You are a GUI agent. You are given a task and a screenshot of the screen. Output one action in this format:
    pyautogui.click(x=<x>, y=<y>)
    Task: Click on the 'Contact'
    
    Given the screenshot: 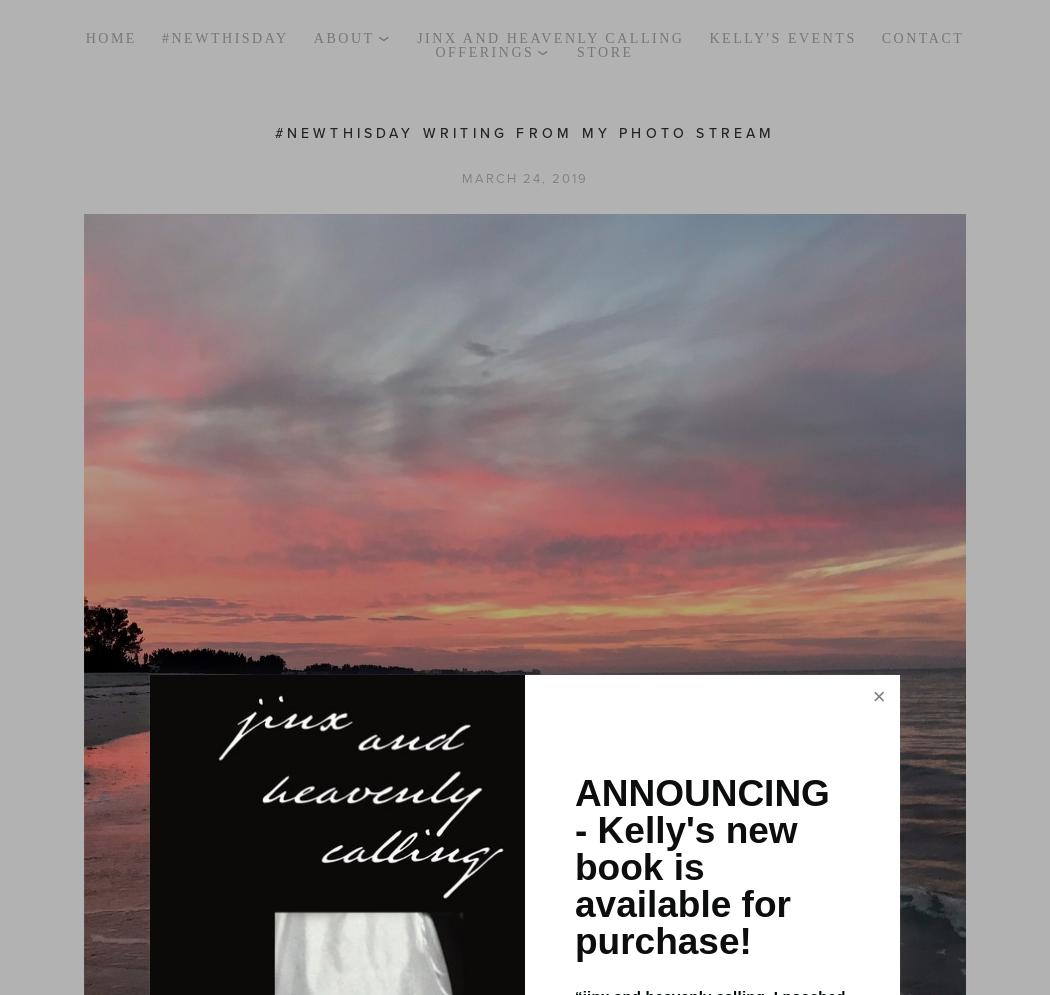 What is the action you would take?
    pyautogui.click(x=879, y=37)
    